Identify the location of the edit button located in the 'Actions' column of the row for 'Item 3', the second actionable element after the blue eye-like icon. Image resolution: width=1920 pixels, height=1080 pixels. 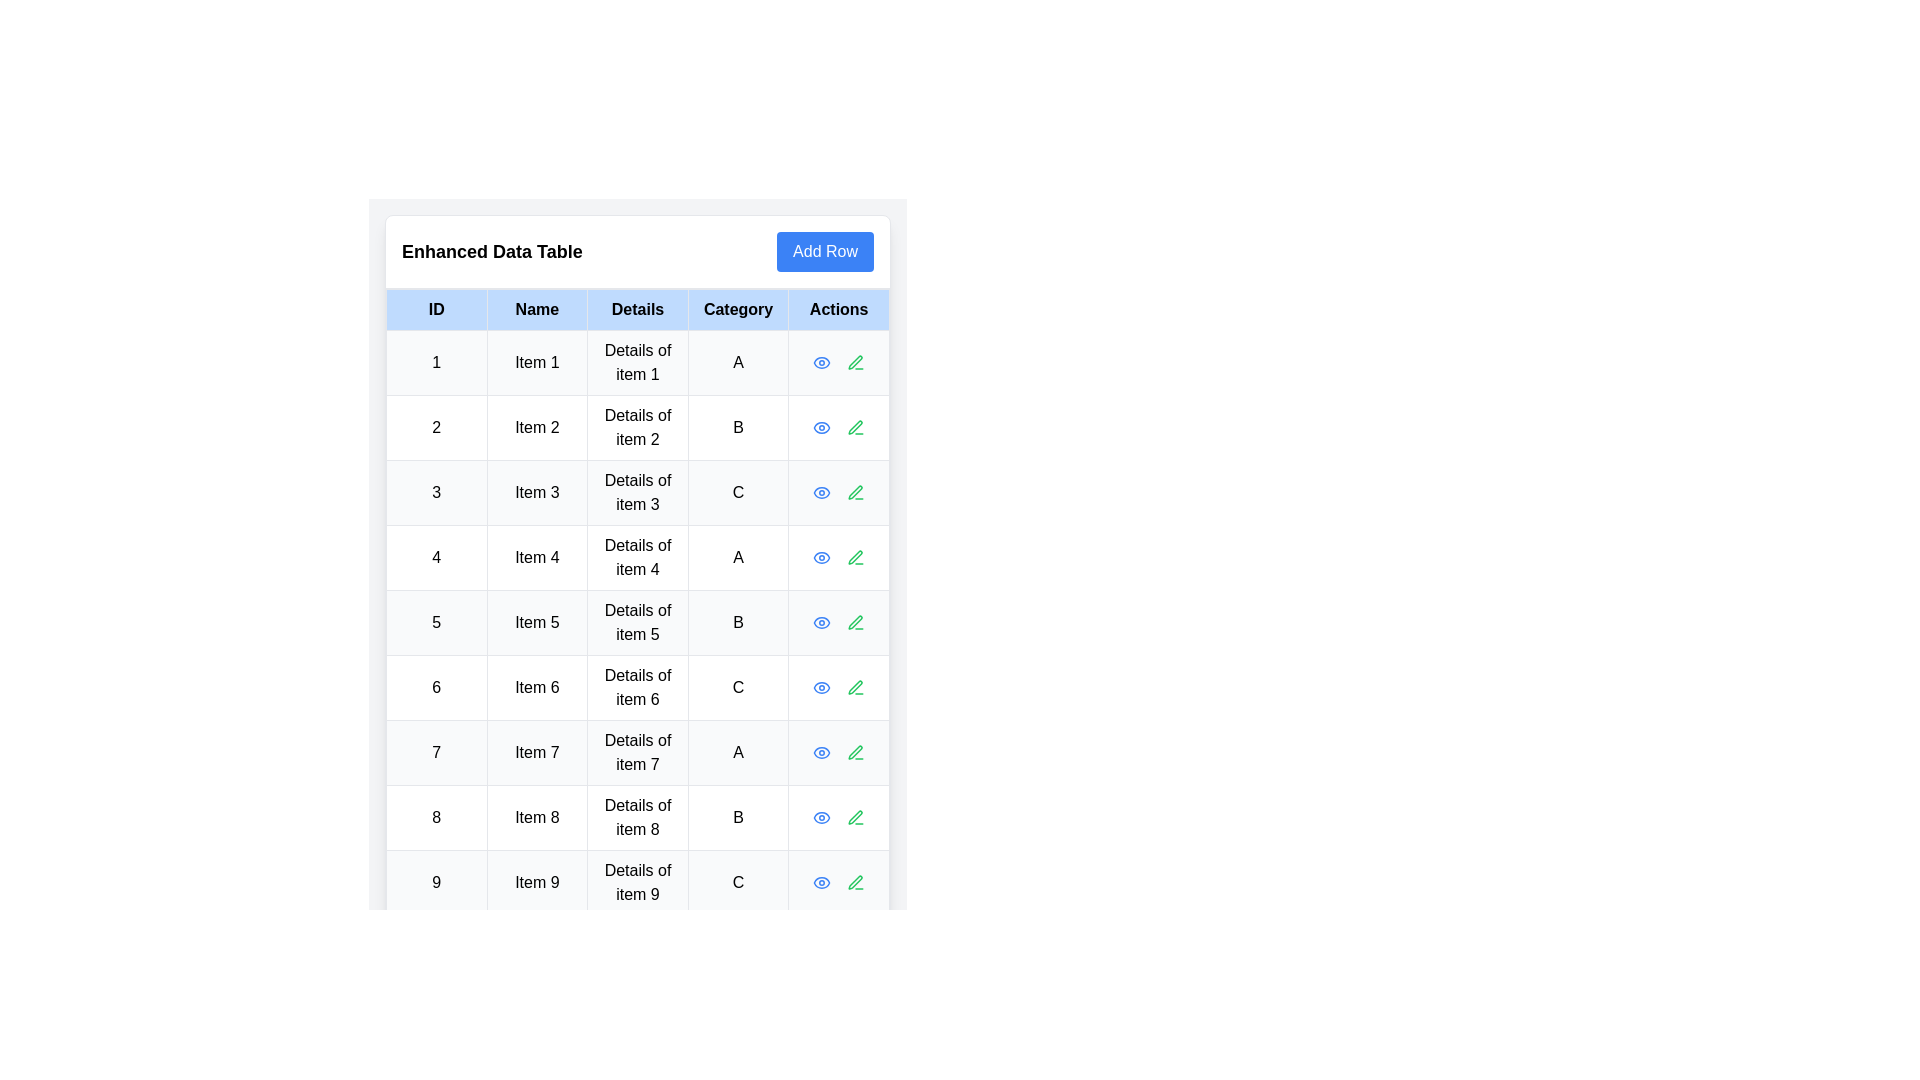
(856, 493).